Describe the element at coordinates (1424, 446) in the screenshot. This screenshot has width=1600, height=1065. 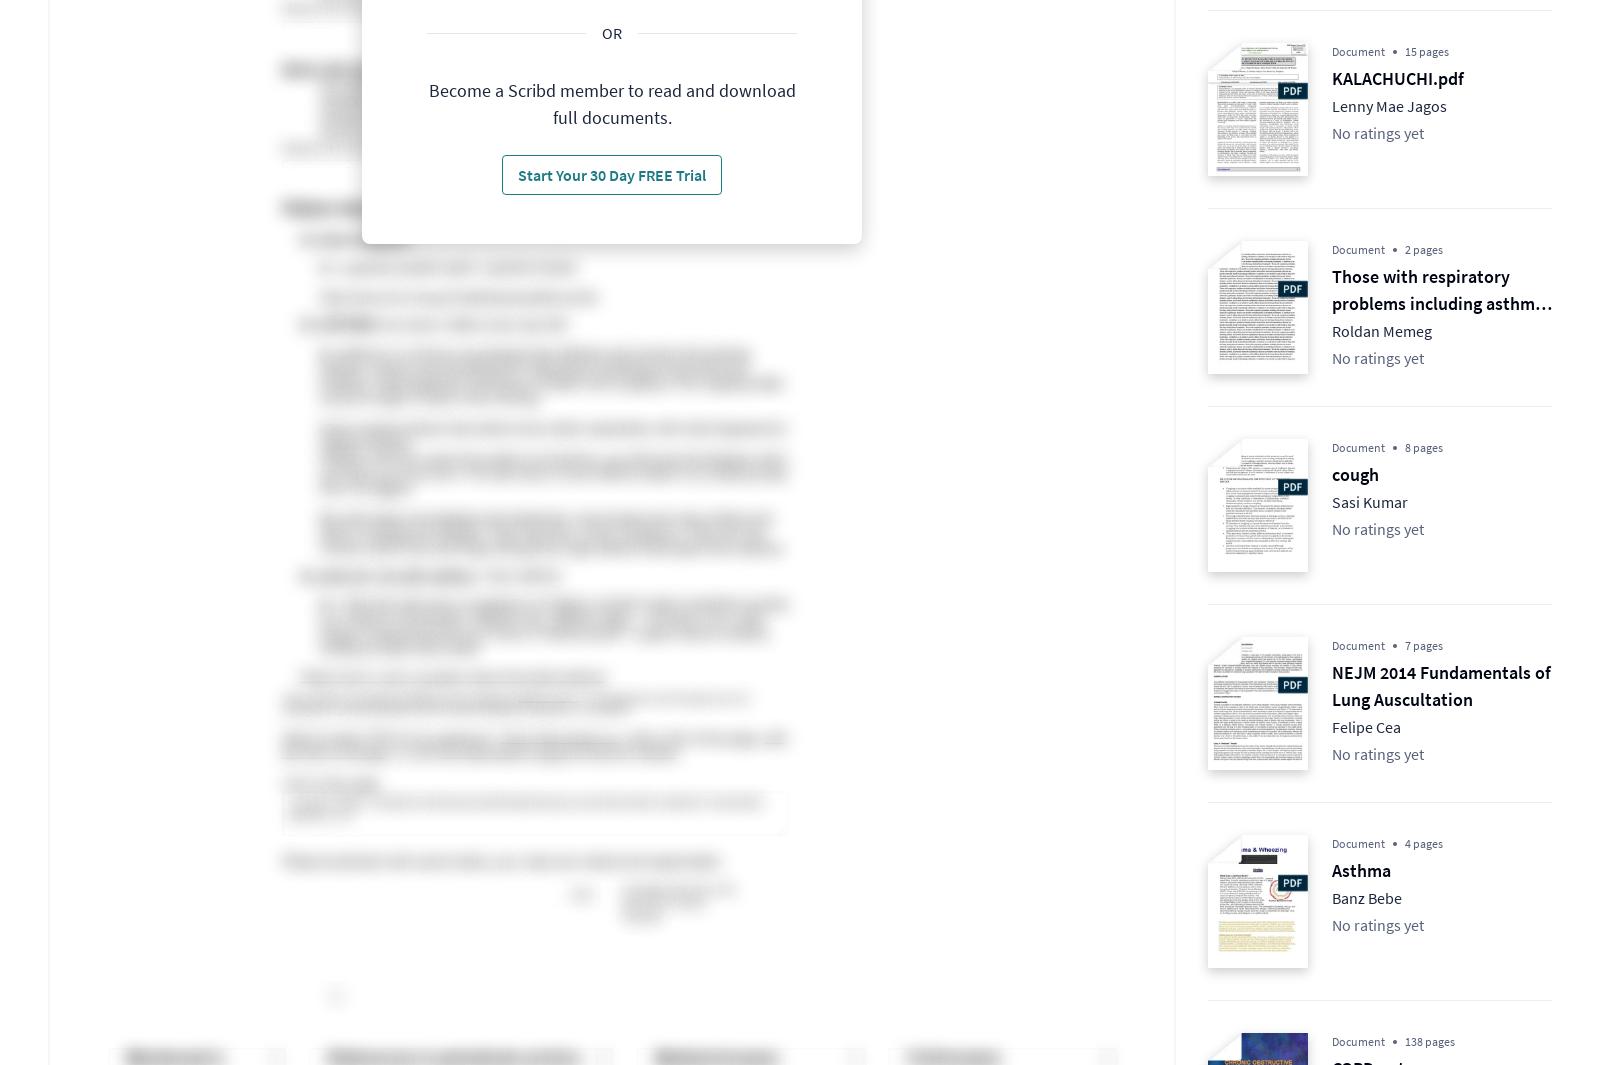
I see `'8 pages'` at that location.